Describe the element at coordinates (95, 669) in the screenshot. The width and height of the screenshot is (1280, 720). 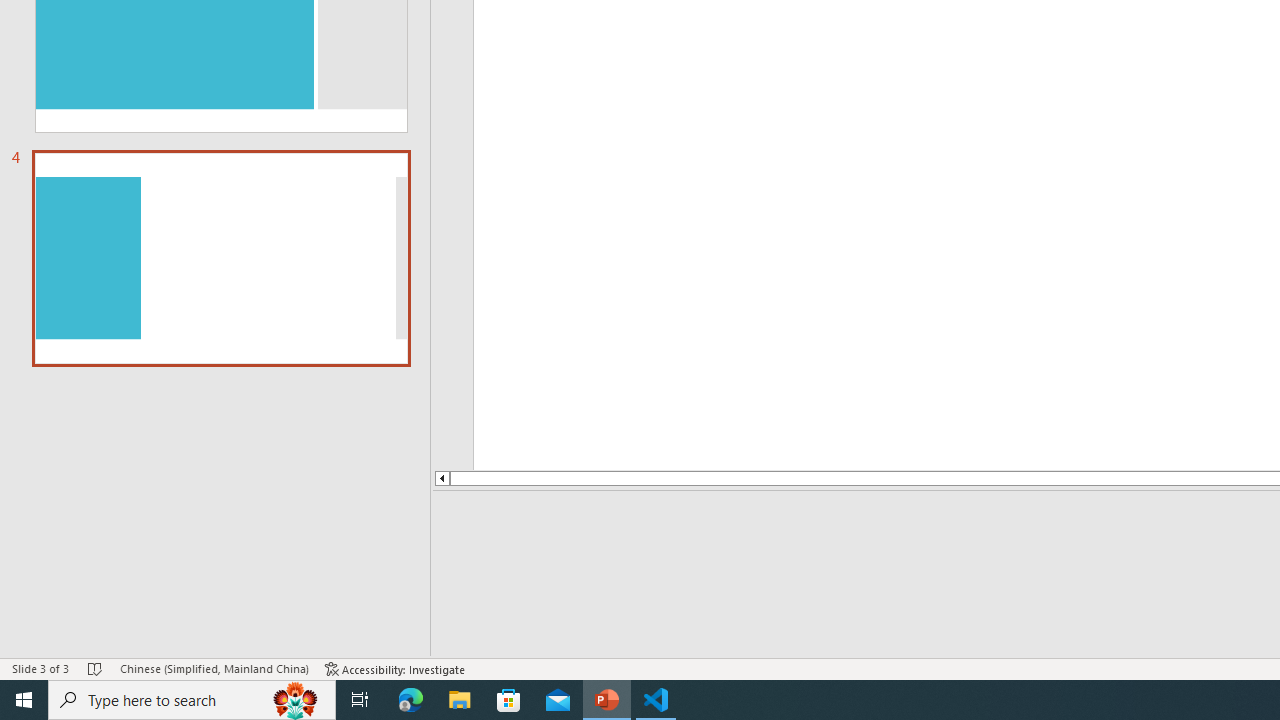
I see `'Spell Check No Errors'` at that location.